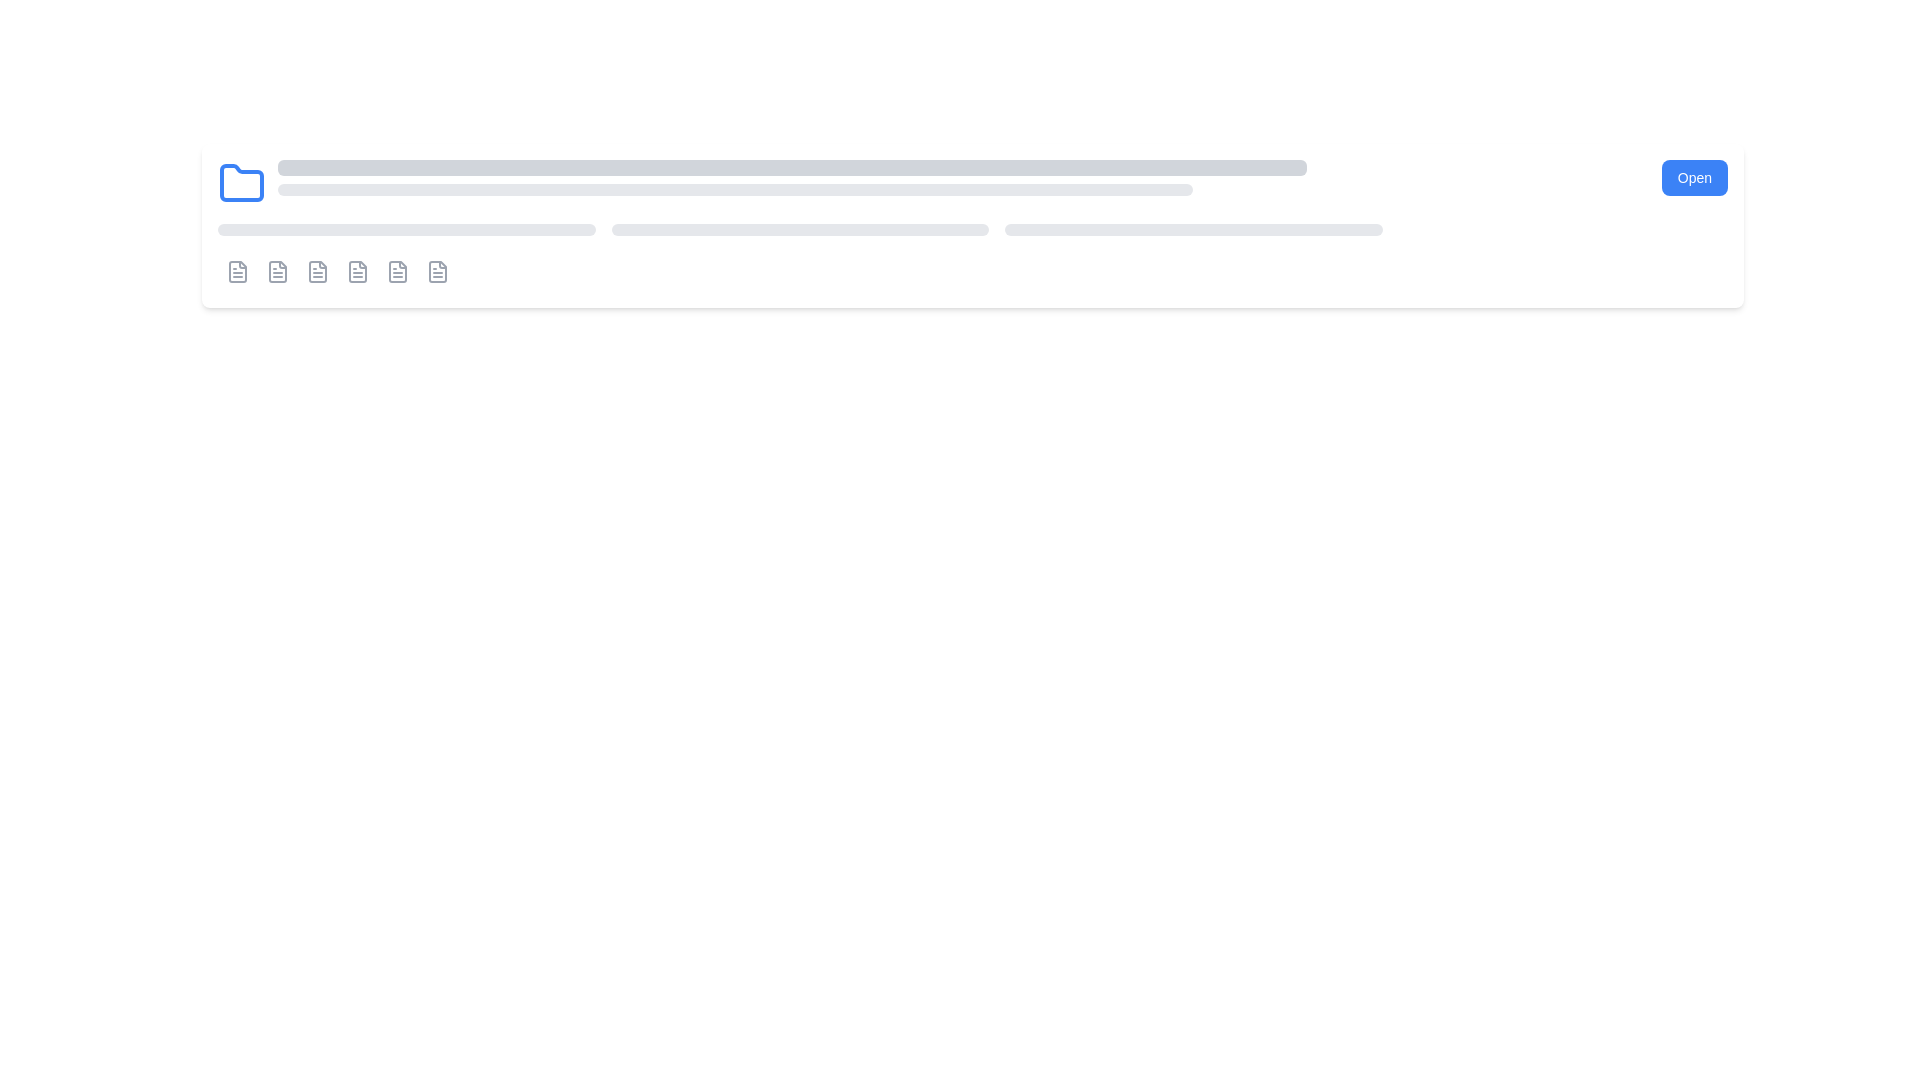  I want to click on the file icon located in the bottom left portion of the interface, which serves as a visual representation for navigation or identification, so click(436, 272).